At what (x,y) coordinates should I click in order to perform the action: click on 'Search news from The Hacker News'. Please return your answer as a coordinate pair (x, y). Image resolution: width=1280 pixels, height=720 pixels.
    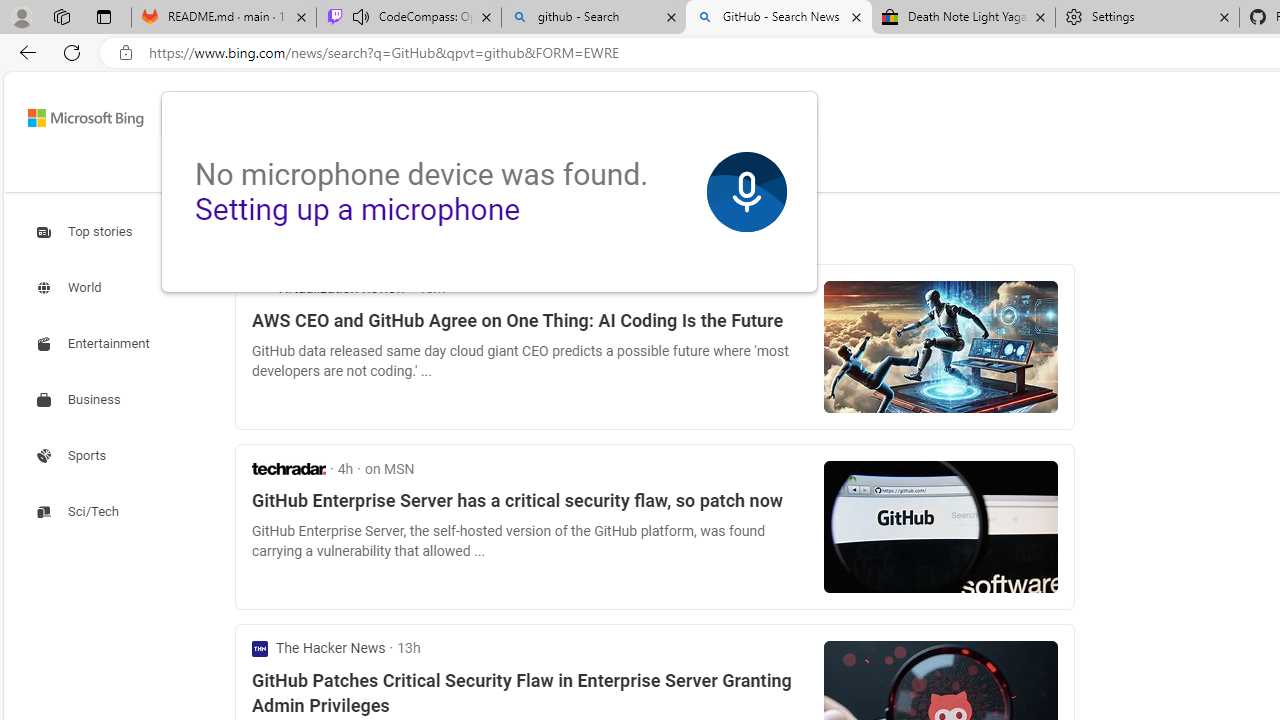
    Looking at the image, I should click on (318, 648).